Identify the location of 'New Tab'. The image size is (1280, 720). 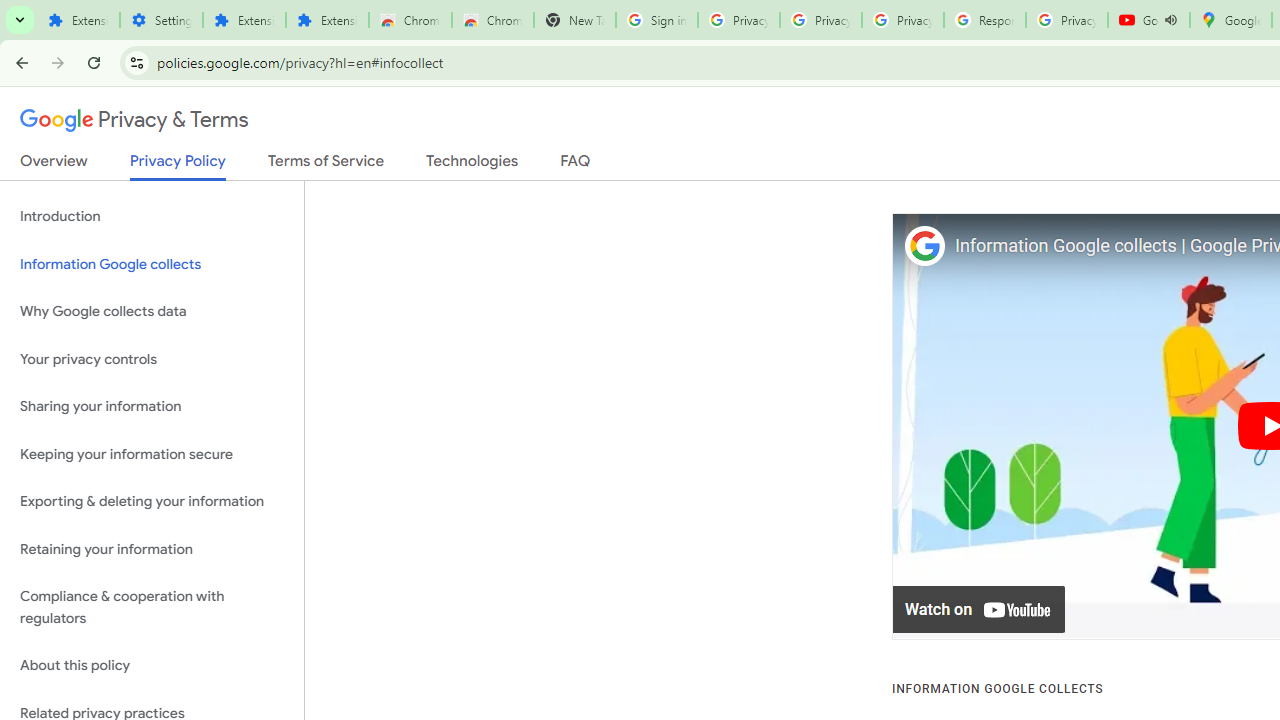
(573, 20).